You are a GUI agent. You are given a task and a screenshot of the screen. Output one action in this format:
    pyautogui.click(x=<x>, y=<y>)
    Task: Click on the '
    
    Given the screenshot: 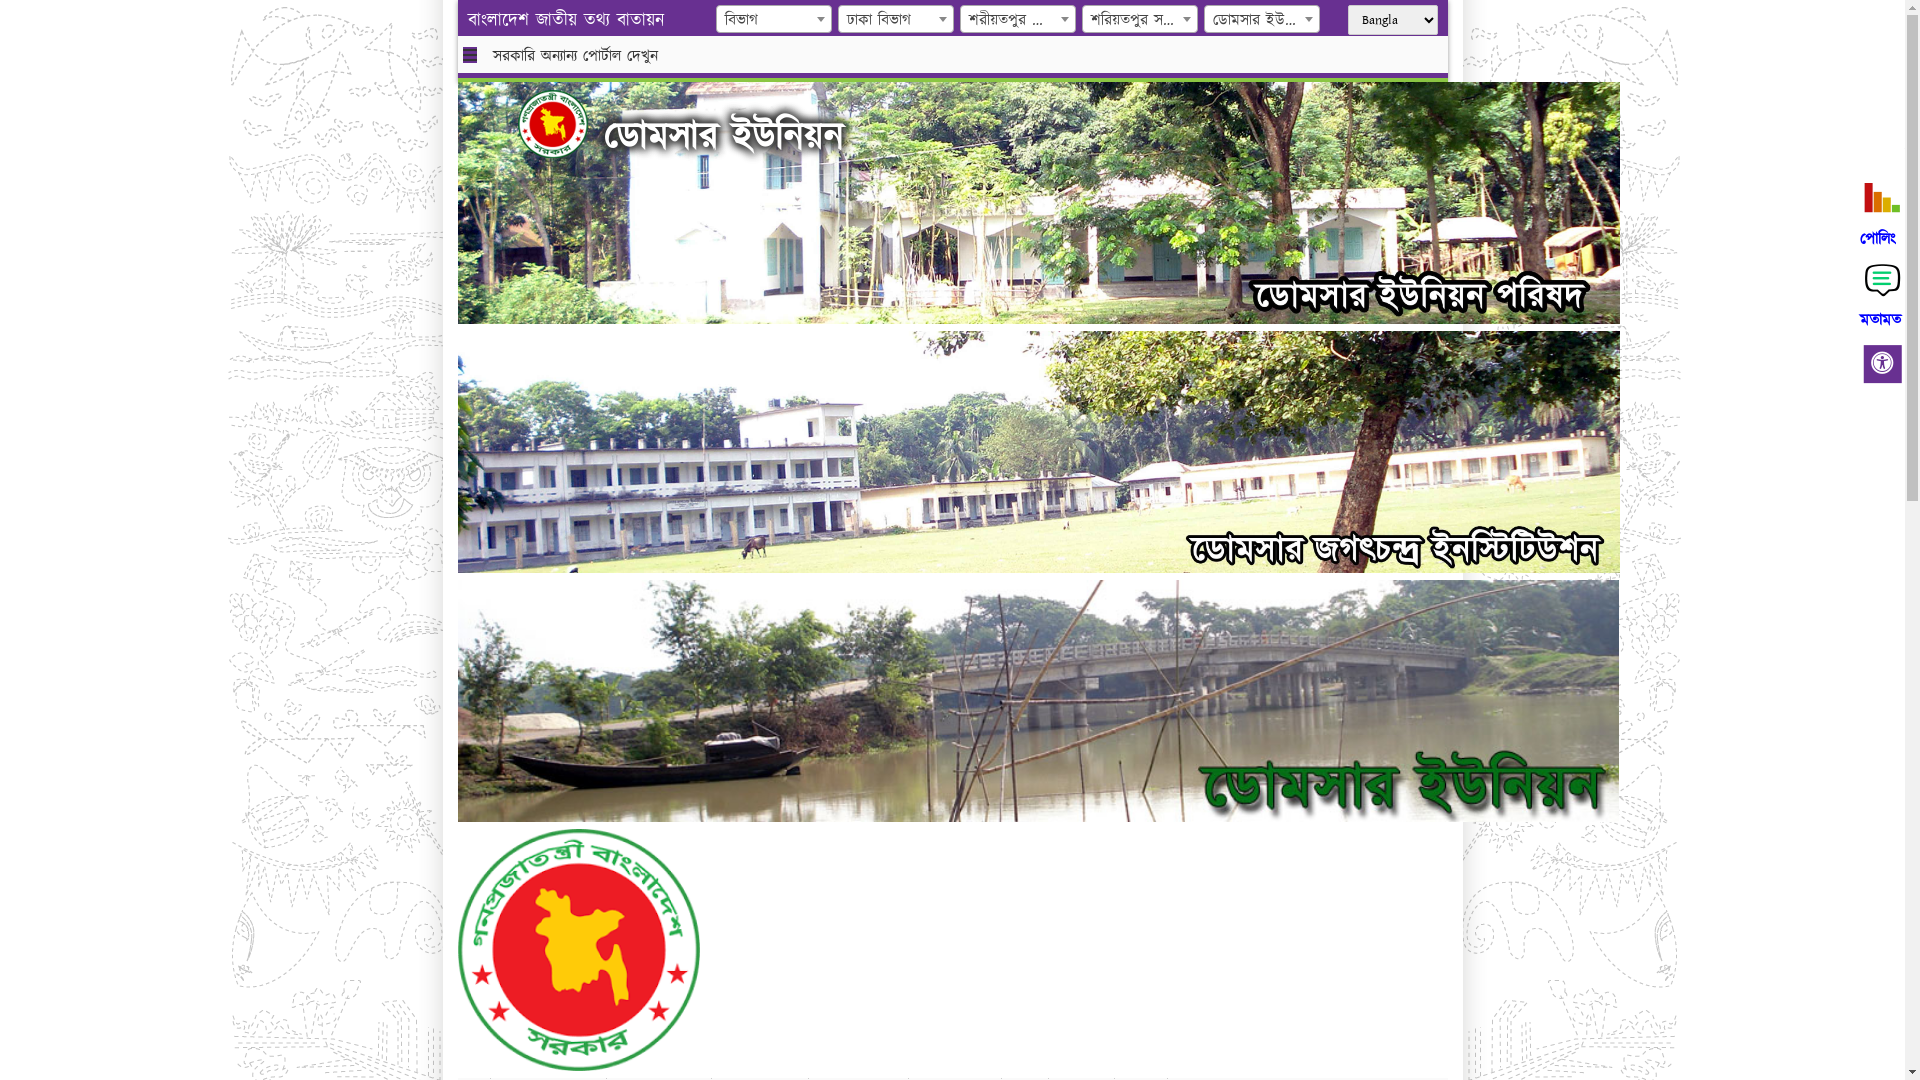 What is the action you would take?
    pyautogui.click(x=567, y=123)
    